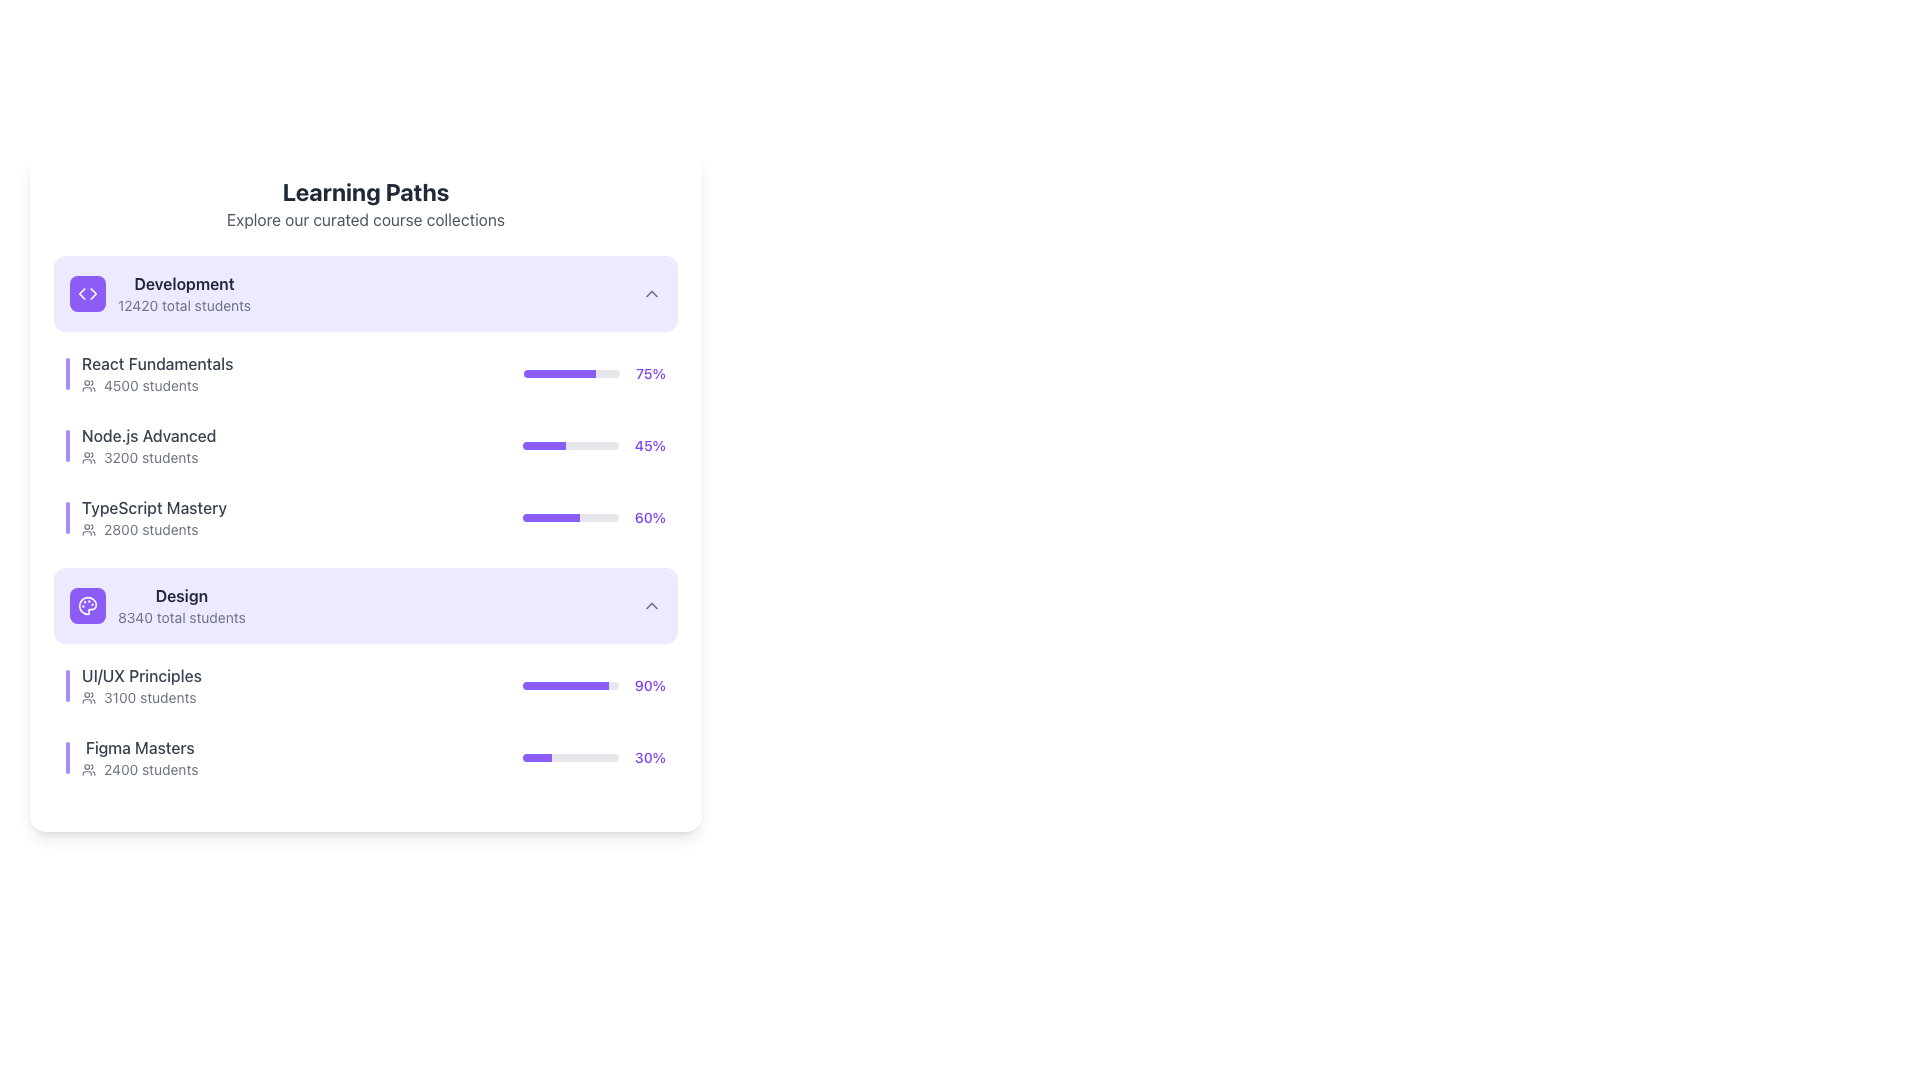 The height and width of the screenshot is (1080, 1920). What do you see at coordinates (156, 604) in the screenshot?
I see `the course information card displaying 'Design 8340 total students', which consists of a purple palette icon and bold black text, located in the 'Learning Paths' section, specifically the fourth item in the list` at bounding box center [156, 604].